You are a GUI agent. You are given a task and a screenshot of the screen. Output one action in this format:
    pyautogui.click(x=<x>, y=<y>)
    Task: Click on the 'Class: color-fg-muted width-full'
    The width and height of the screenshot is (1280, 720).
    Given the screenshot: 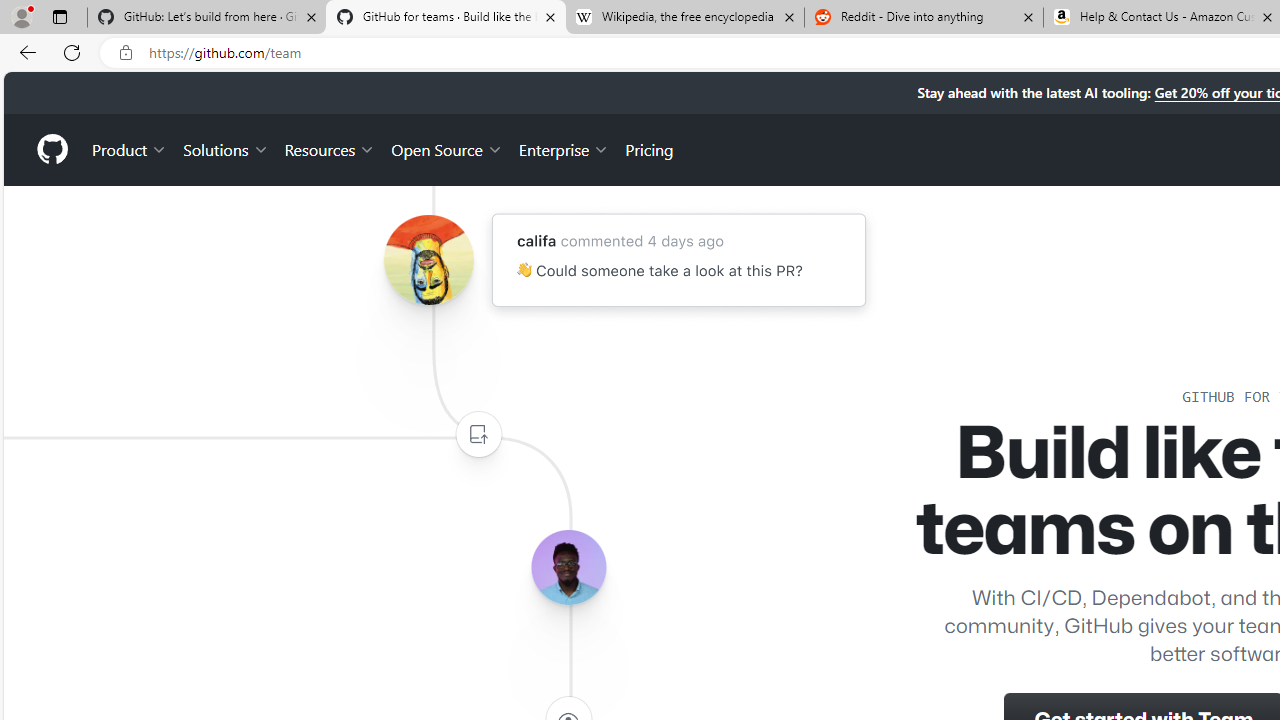 What is the action you would take?
    pyautogui.click(x=477, y=433)
    